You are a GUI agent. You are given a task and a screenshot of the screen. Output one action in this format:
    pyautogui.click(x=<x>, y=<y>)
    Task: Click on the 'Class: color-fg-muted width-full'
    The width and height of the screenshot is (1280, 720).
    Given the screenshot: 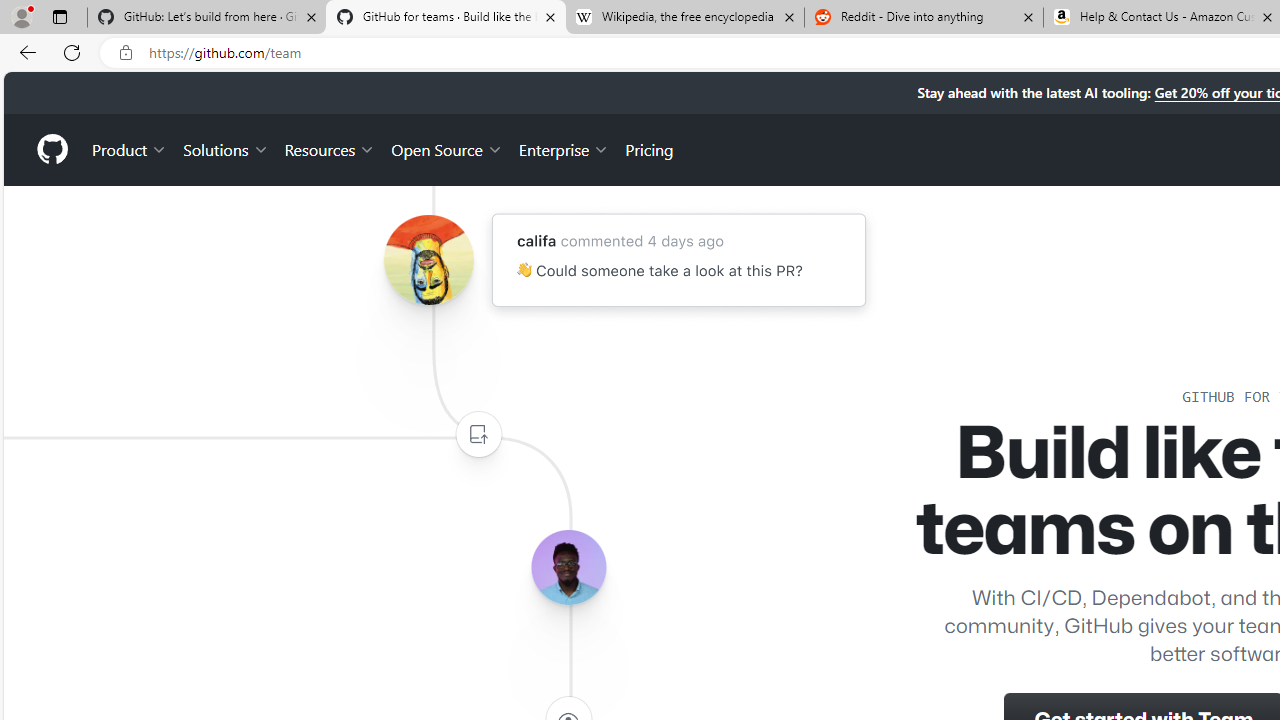 What is the action you would take?
    pyautogui.click(x=477, y=433)
    